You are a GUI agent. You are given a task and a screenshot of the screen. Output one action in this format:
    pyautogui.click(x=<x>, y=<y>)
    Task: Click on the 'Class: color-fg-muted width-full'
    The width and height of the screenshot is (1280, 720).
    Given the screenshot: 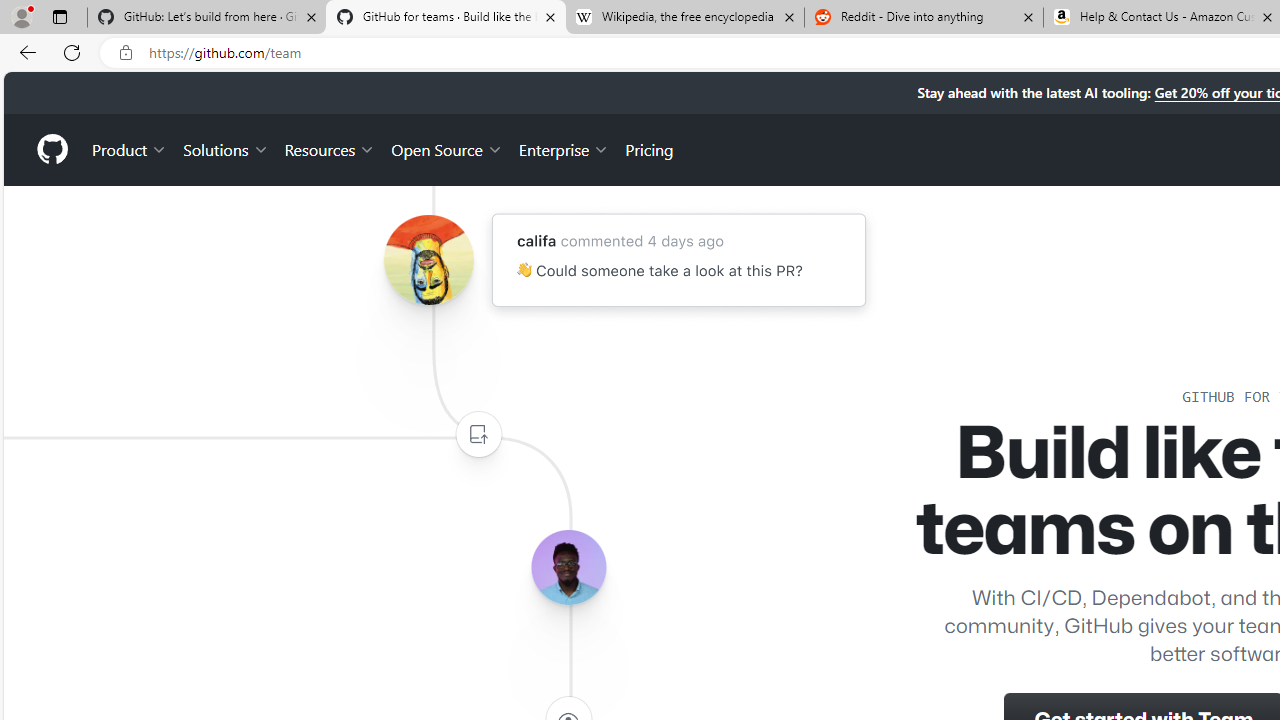 What is the action you would take?
    pyautogui.click(x=477, y=433)
    